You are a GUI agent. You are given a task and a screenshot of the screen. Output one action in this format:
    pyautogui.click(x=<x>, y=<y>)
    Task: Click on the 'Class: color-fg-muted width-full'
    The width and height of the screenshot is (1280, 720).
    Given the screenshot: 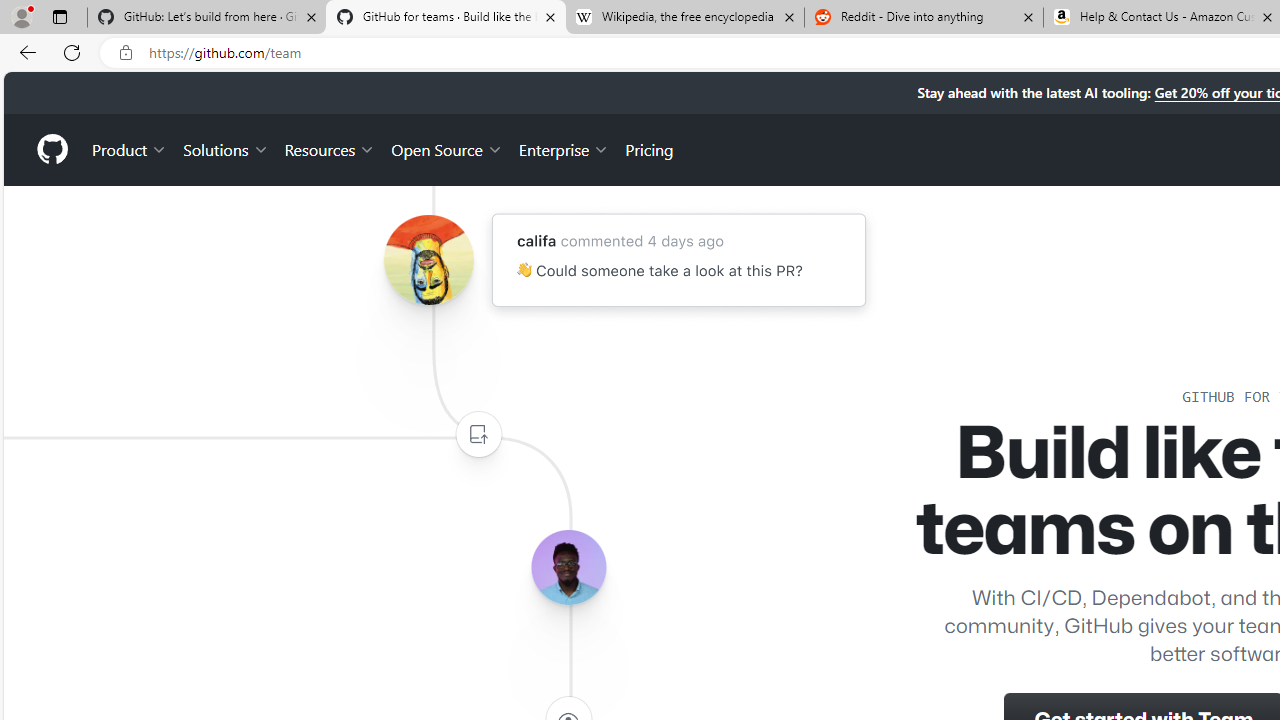 What is the action you would take?
    pyautogui.click(x=477, y=433)
    